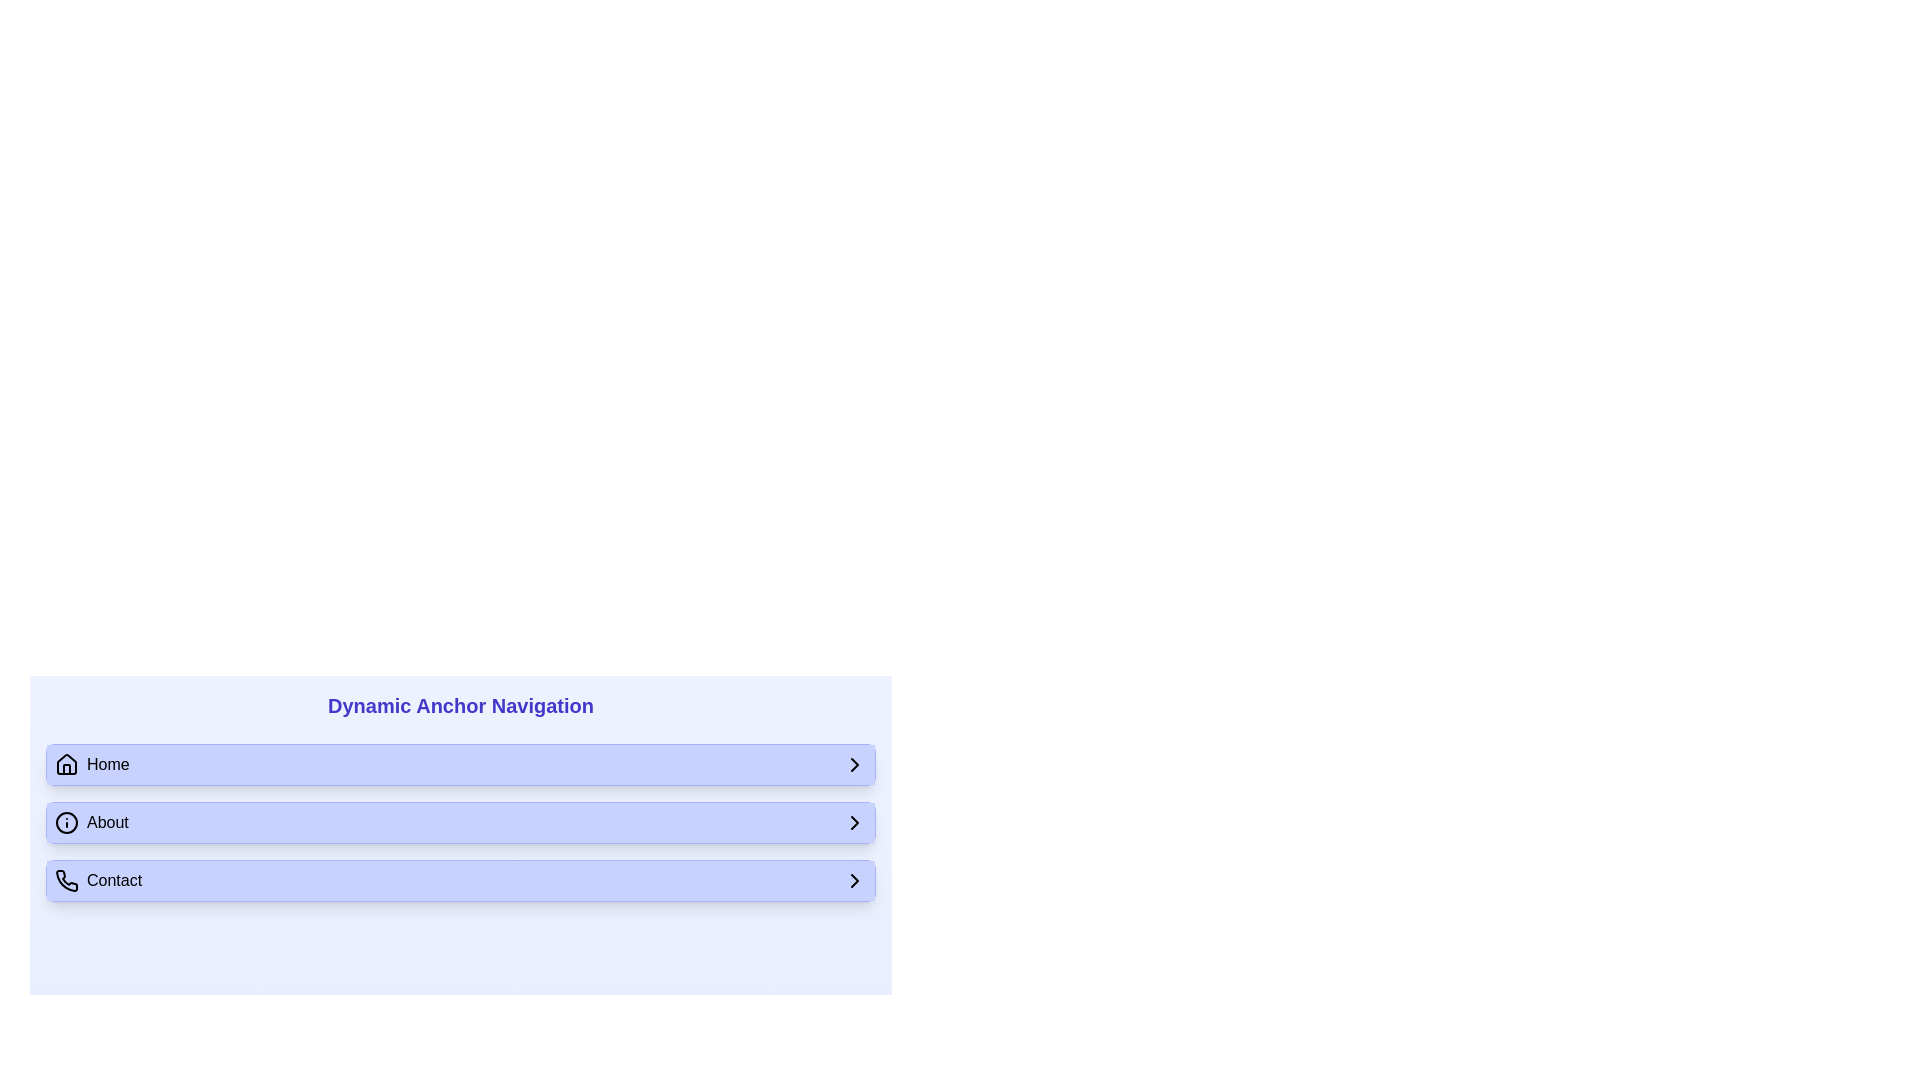  What do you see at coordinates (459, 764) in the screenshot?
I see `the 'Home' navigation button located at the top of the vertical list under 'Dynamic Anchor Navigation'` at bounding box center [459, 764].